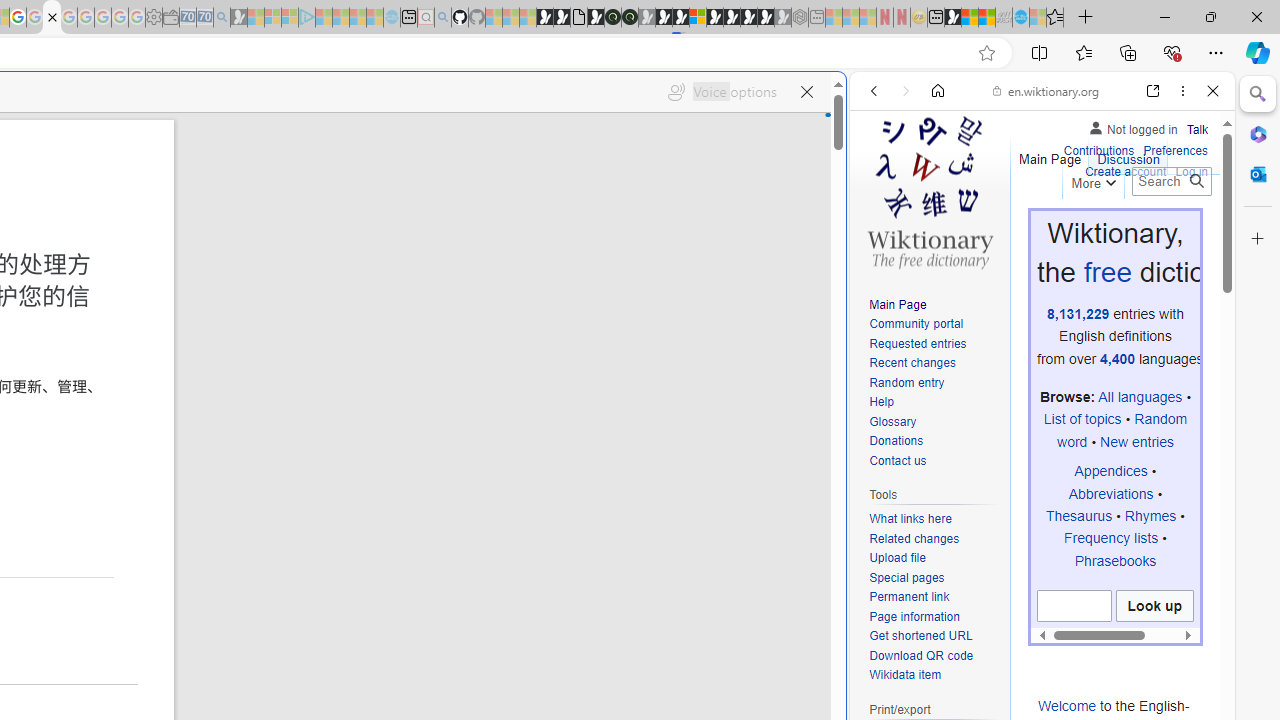  What do you see at coordinates (560, 17) in the screenshot?
I see `'Play Zoo Boom in your browser | Games from Microsoft Start'` at bounding box center [560, 17].